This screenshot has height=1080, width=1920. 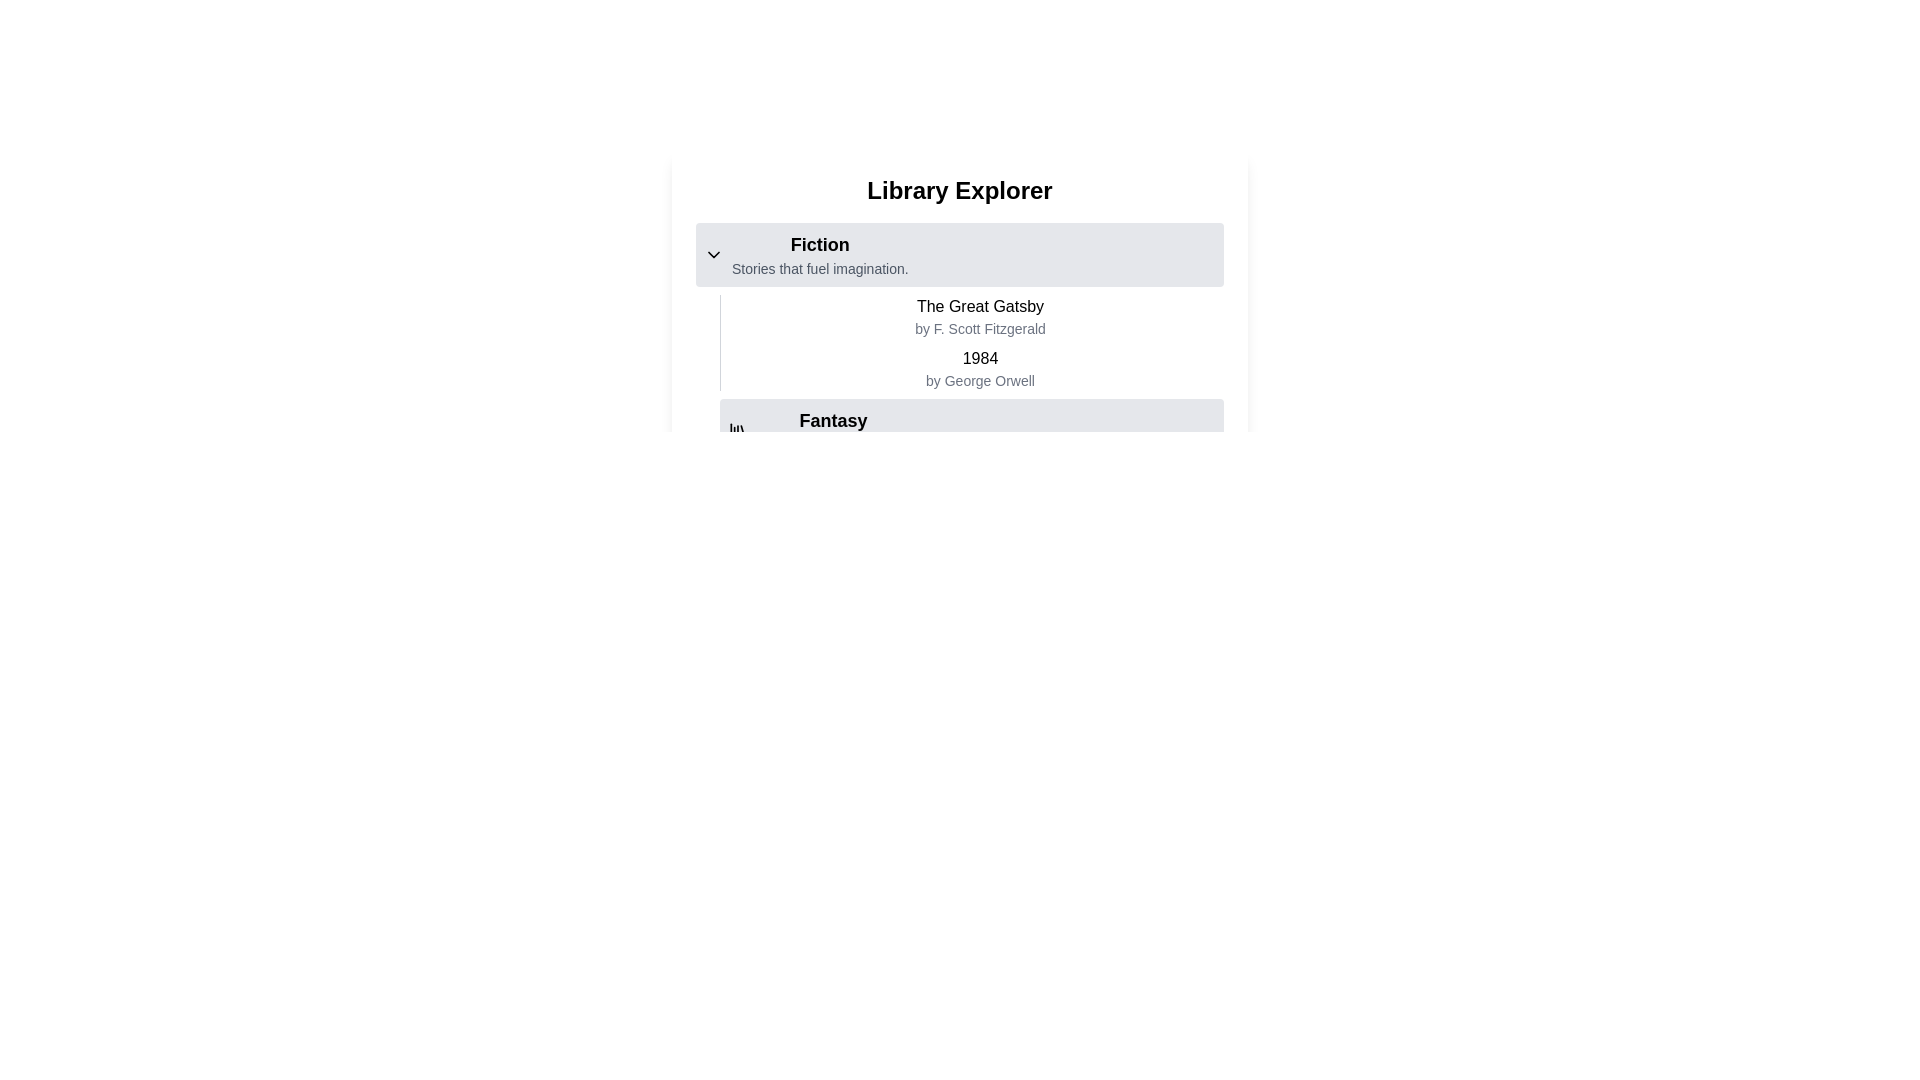 I want to click on the chevron dropdown indicator, so click(x=714, y=253).